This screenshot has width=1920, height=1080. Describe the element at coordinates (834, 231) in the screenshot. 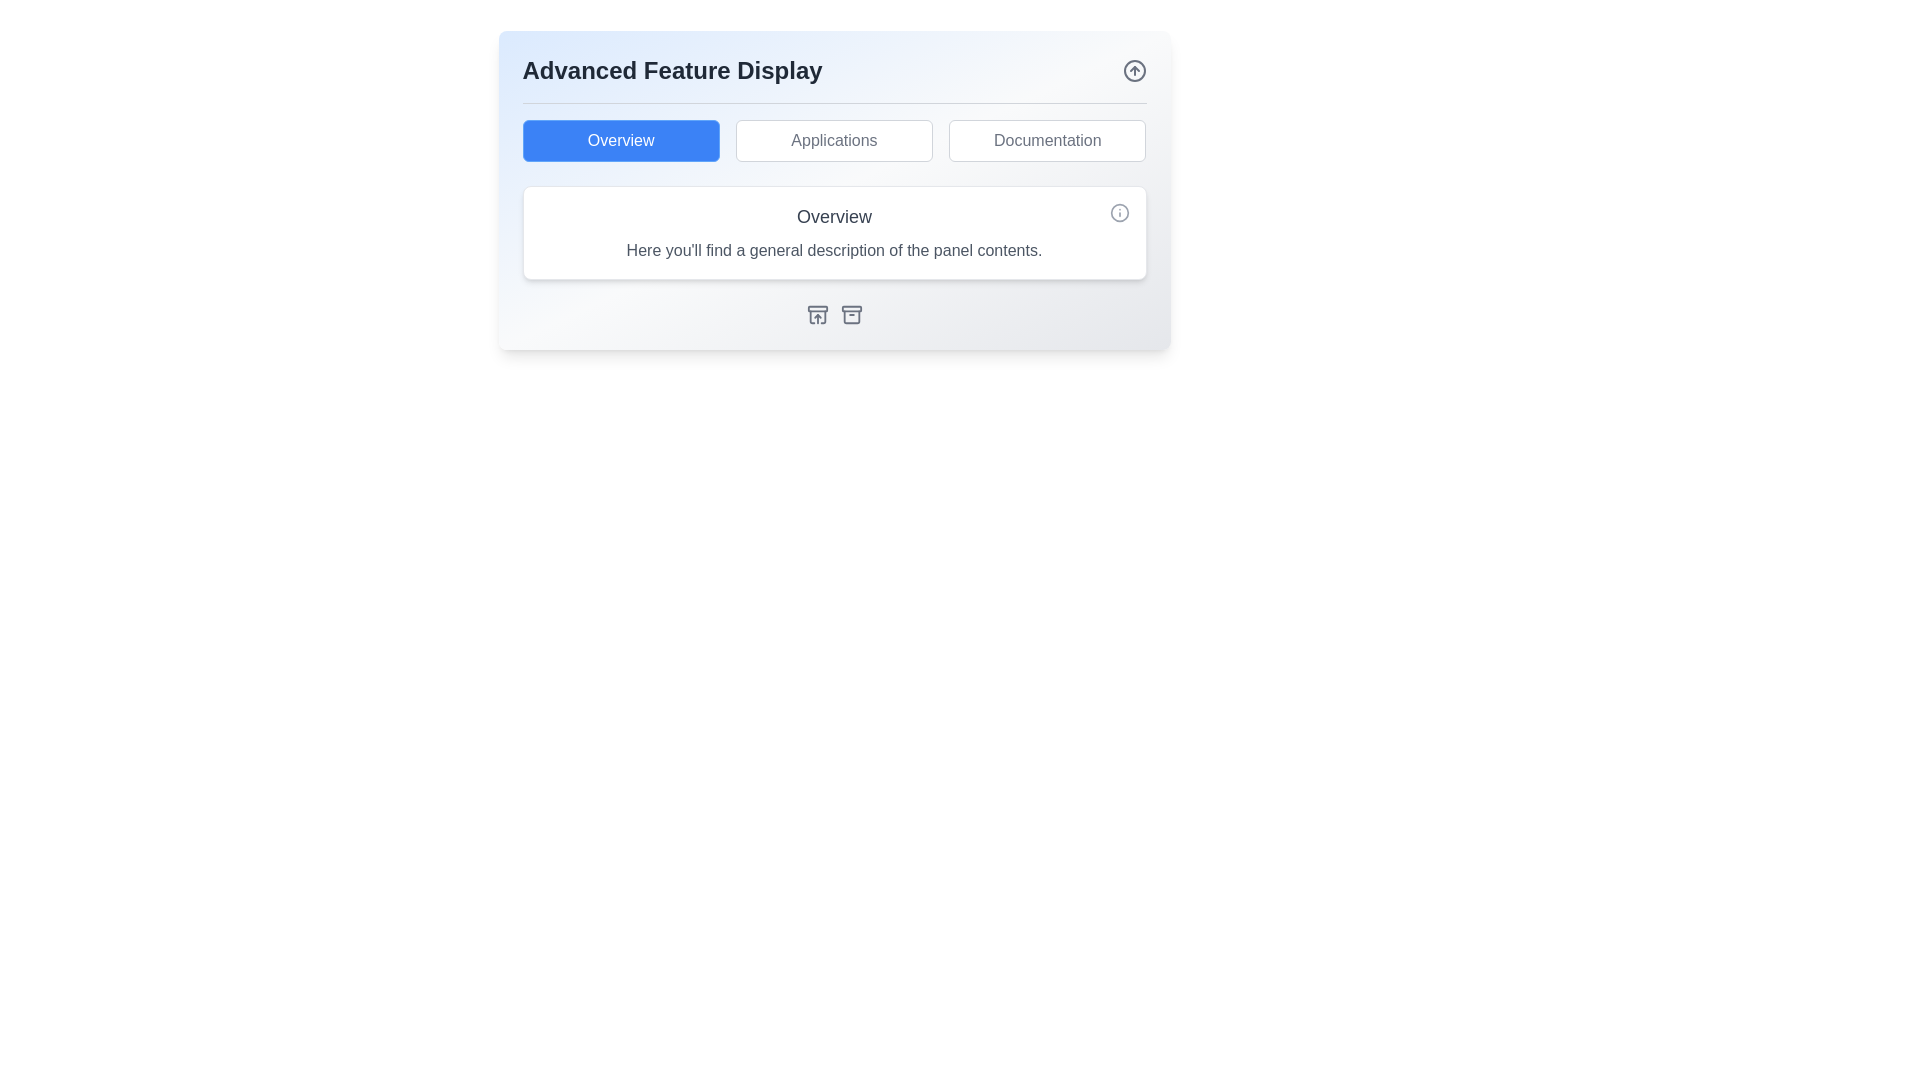

I see `the Descriptive Panel that provides an overview of the content, located below the buttons labeled 'Overview,' 'Applications,' and 'Documentation.'` at that location.